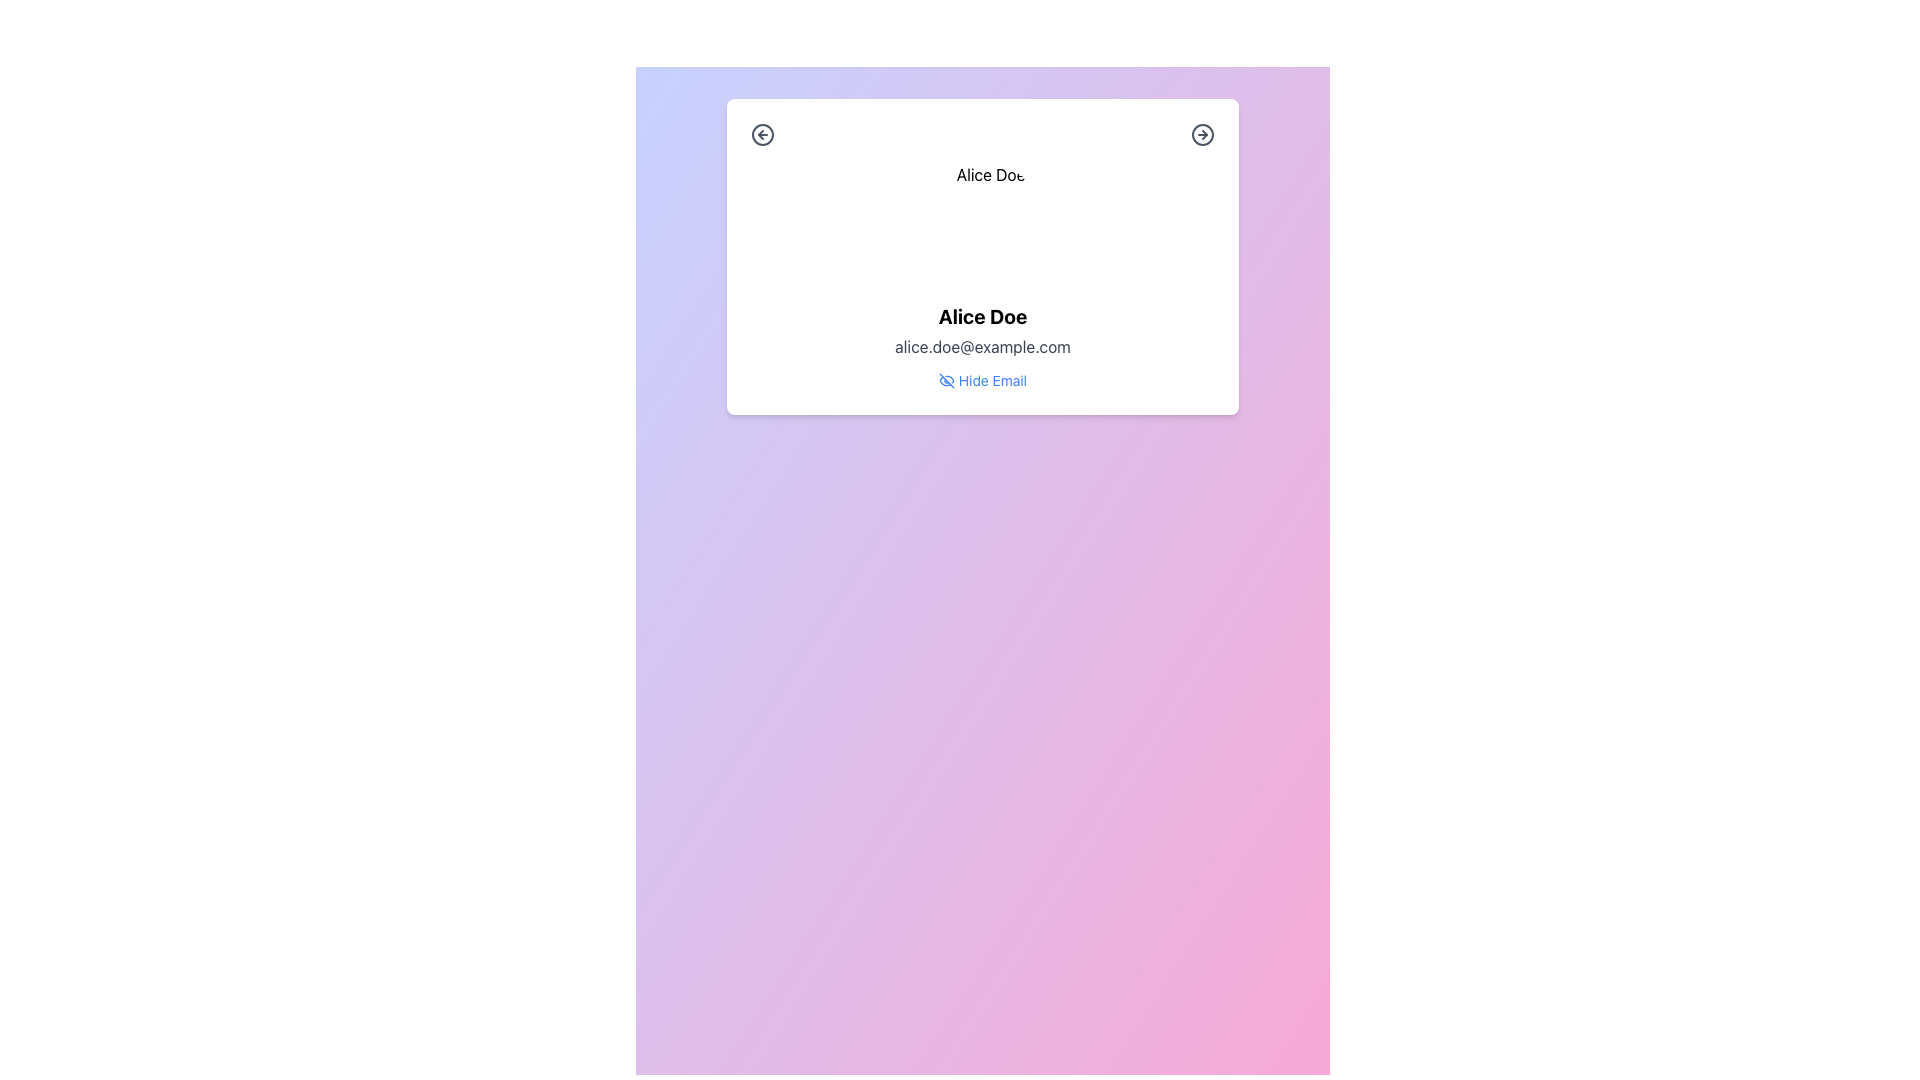  What do you see at coordinates (983, 315) in the screenshot?
I see `the text 'Alice Doe' displayed in bold, large, black font within the card layout` at bounding box center [983, 315].